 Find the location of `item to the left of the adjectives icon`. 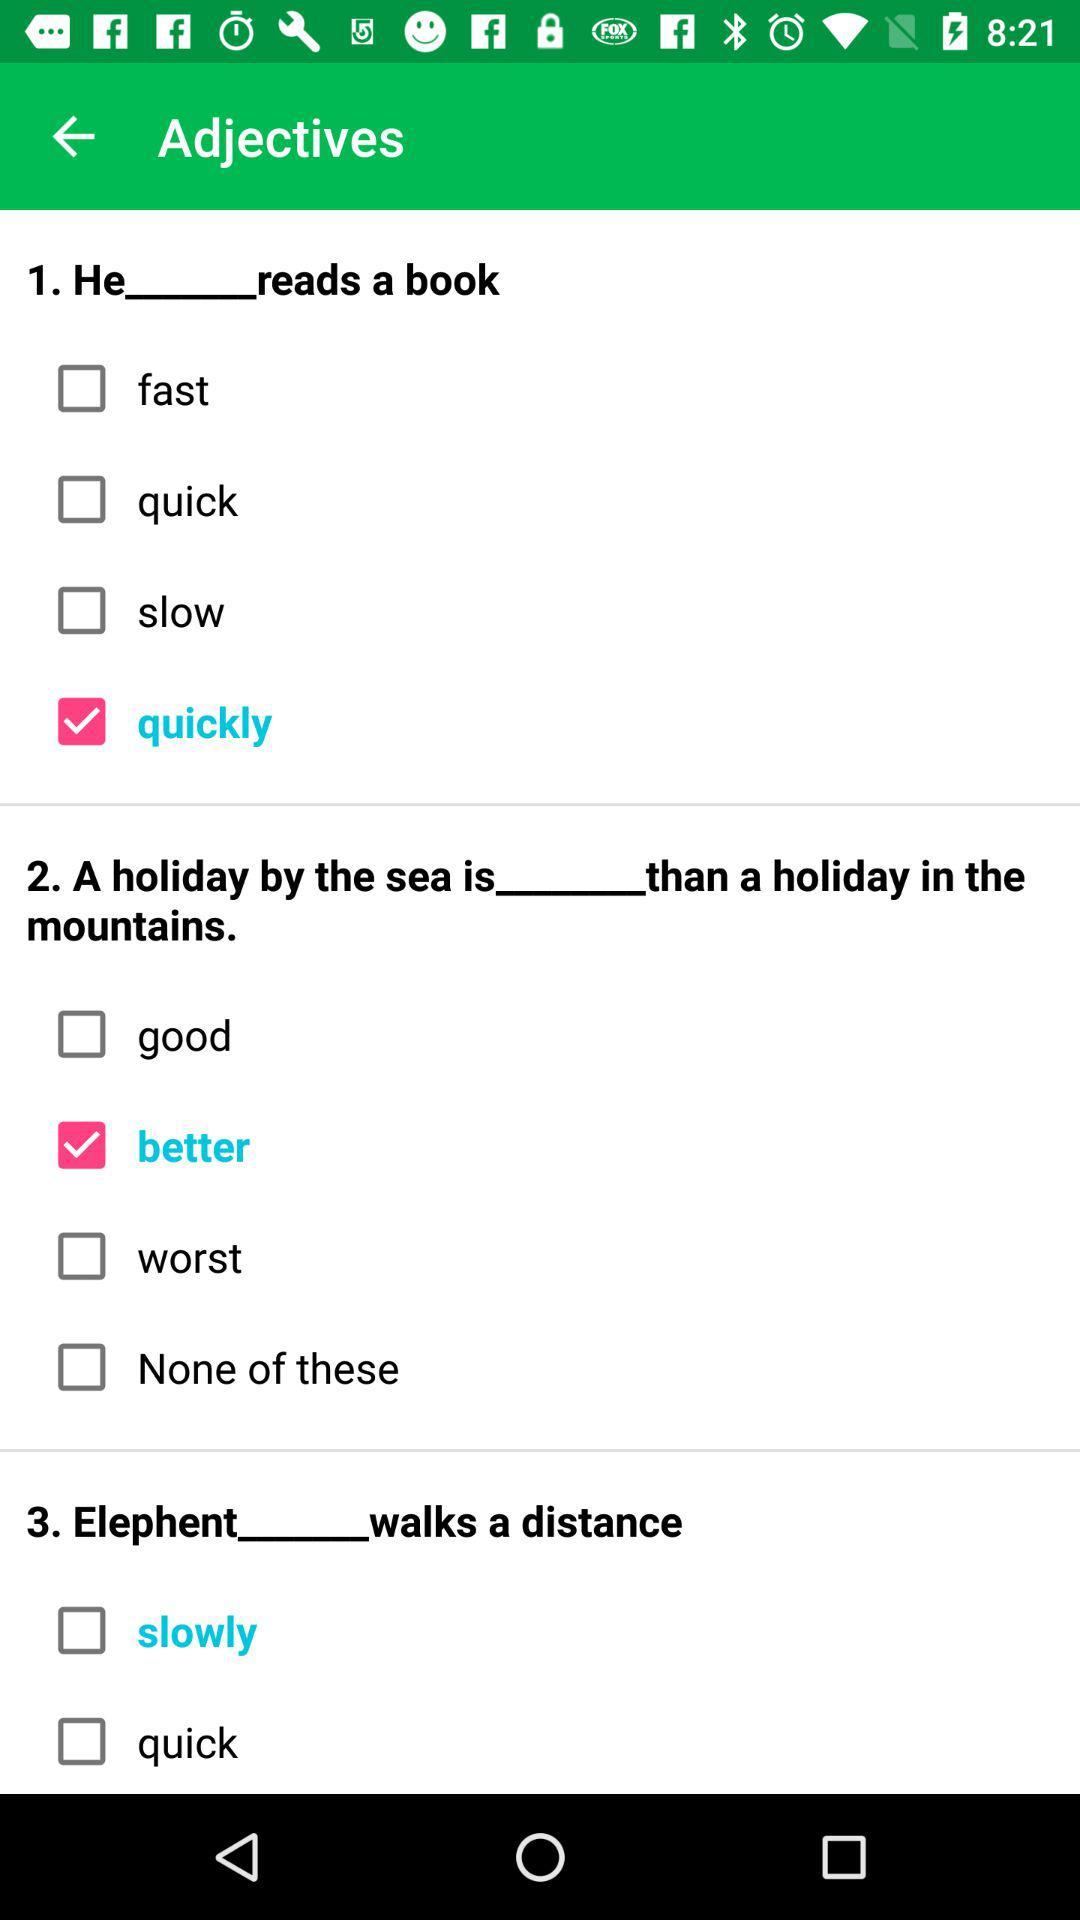

item to the left of the adjectives icon is located at coordinates (72, 135).